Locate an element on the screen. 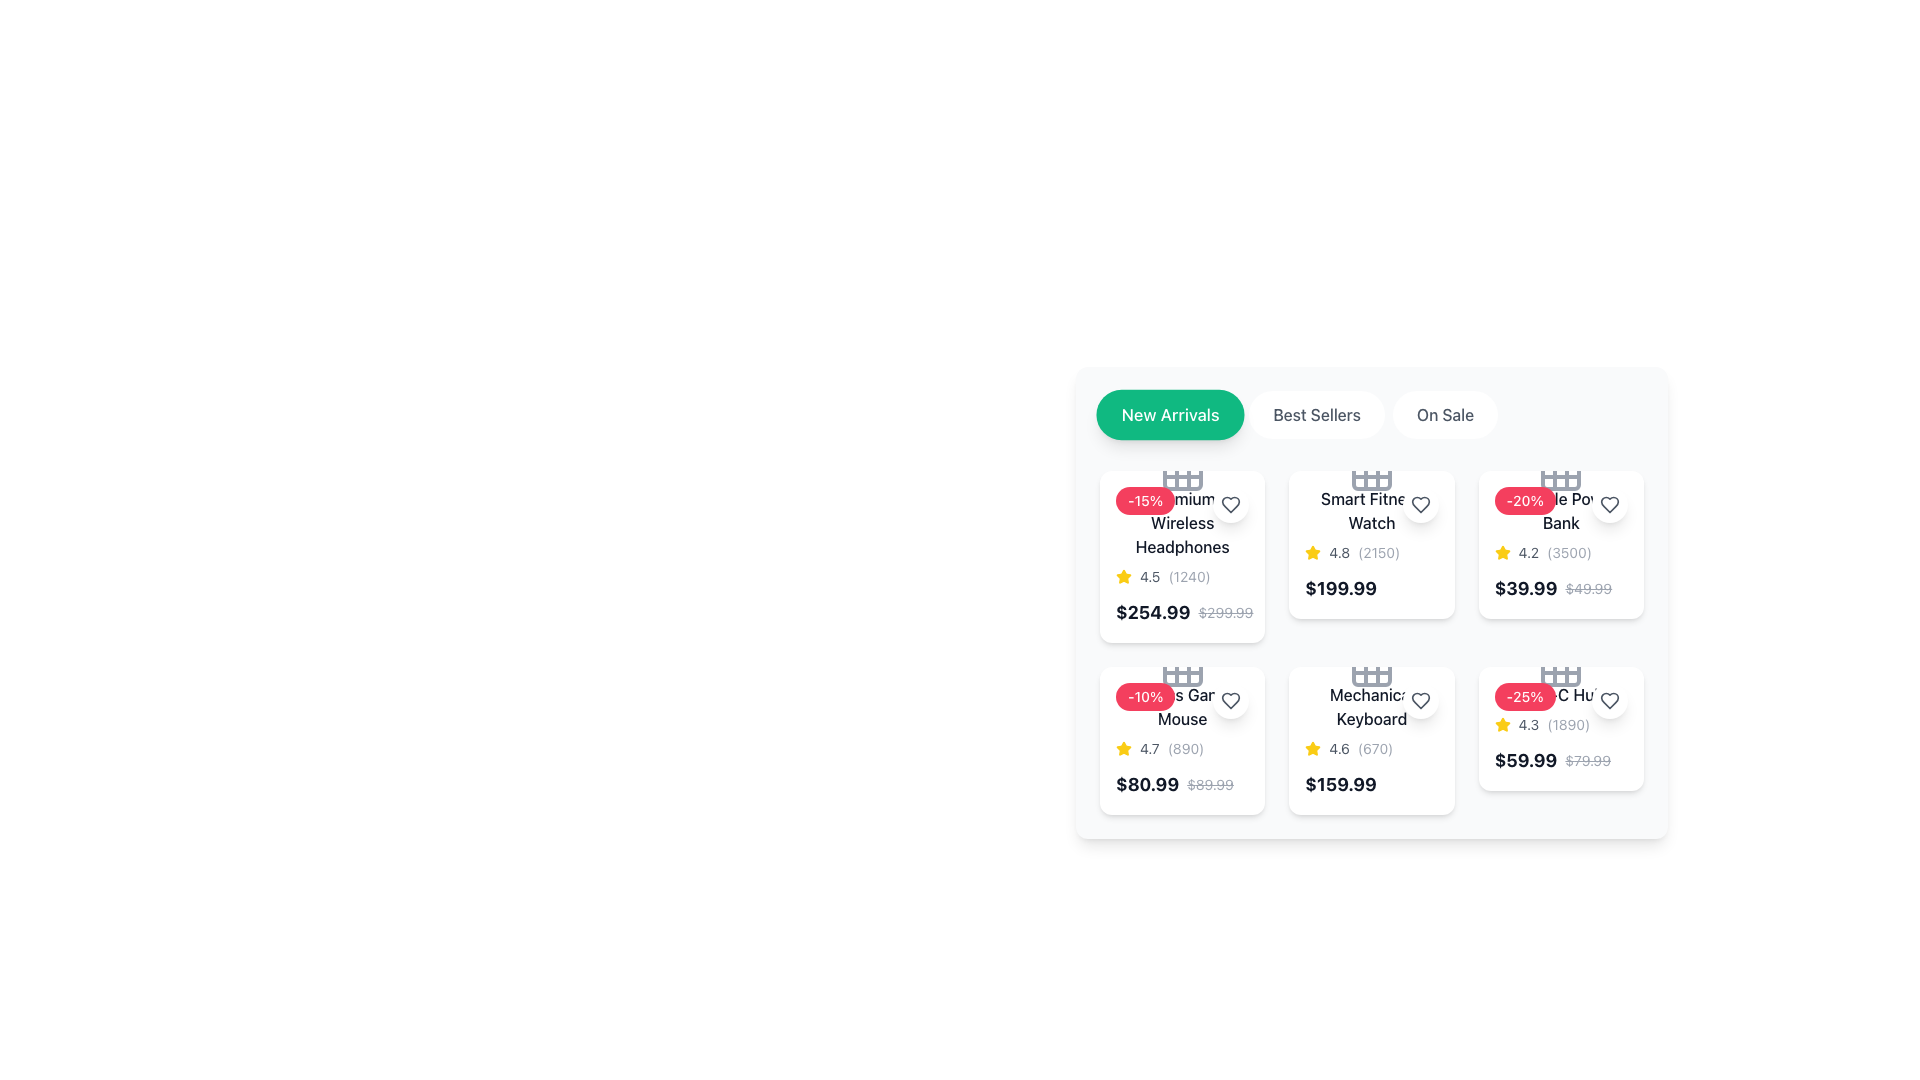 The image size is (1920, 1080). price and discount information displayed for the item 'Wireless Gar Mouse', which is located in the second card of the second row of the grid layout, beneath its name and rating is located at coordinates (1175, 784).